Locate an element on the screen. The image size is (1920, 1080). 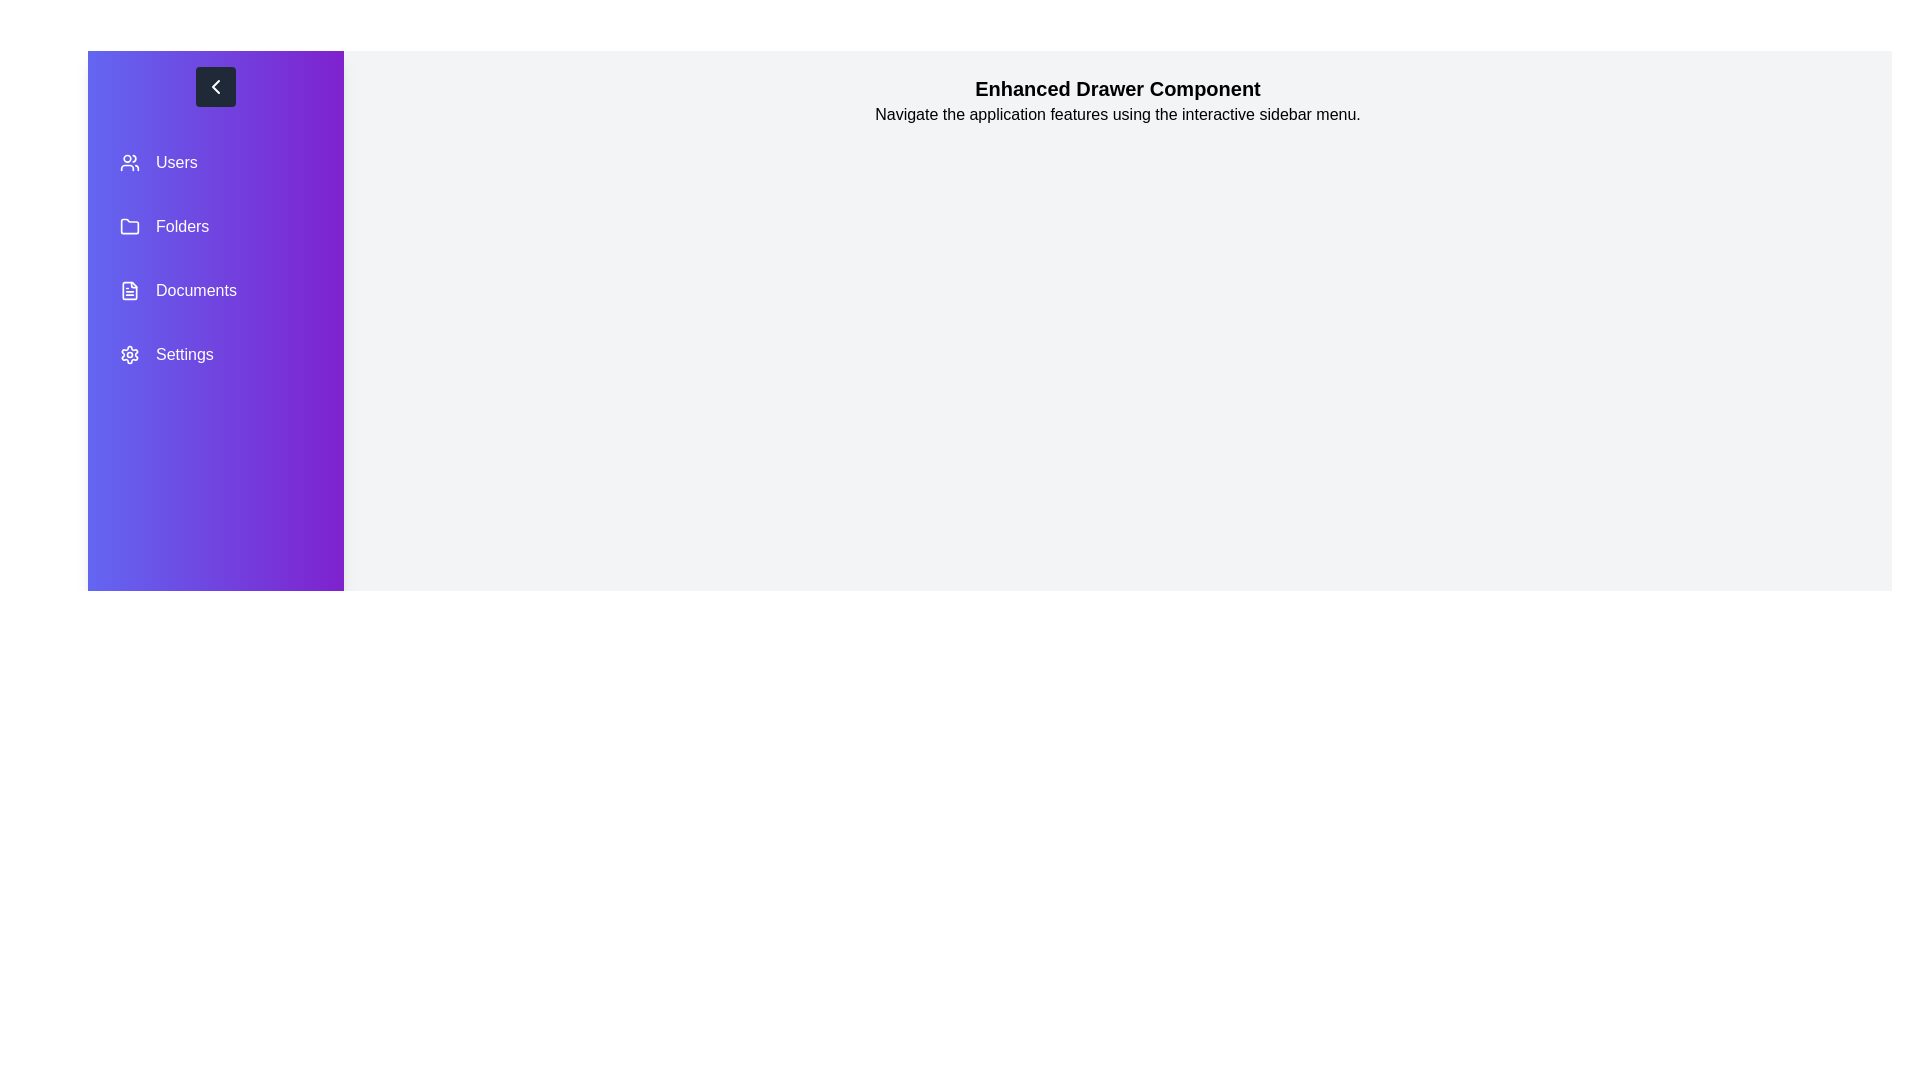
the menu item labeled Folders to observe the hover effect is located at coordinates (216, 226).